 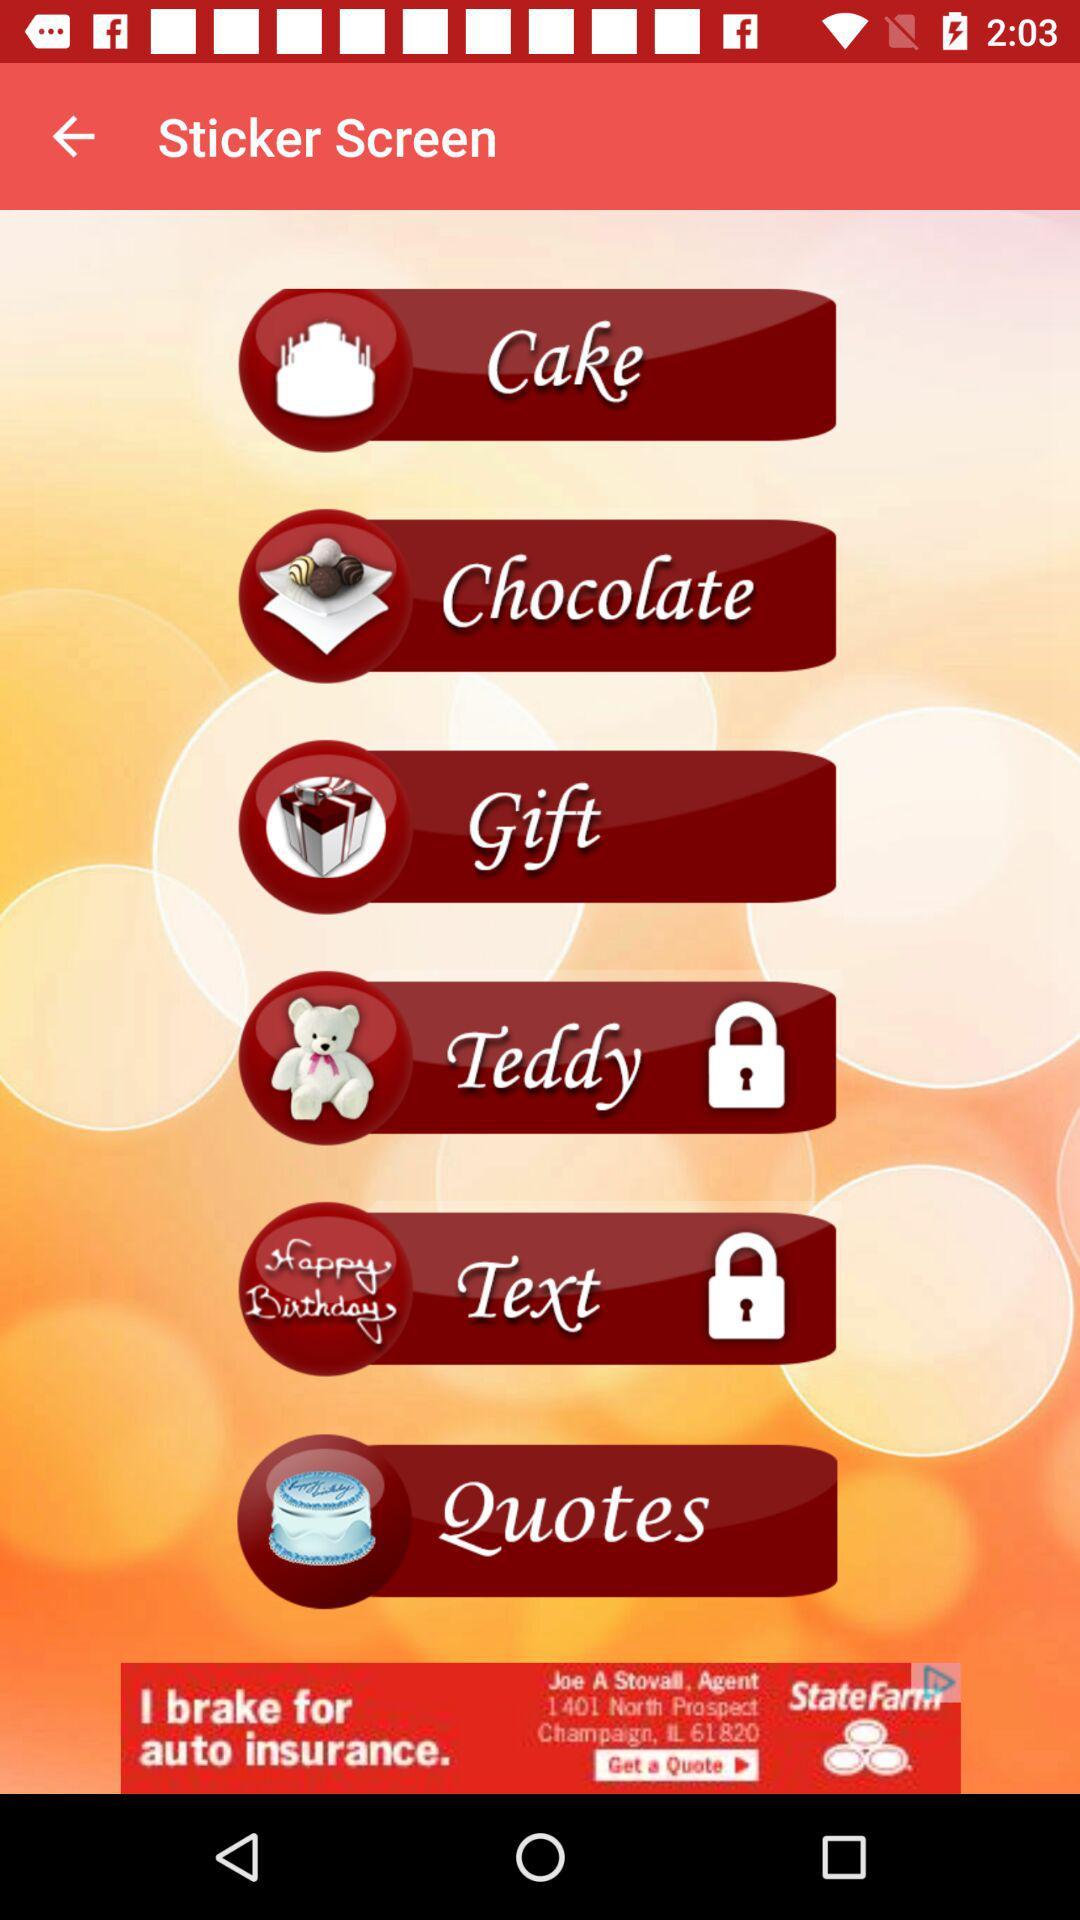 What do you see at coordinates (540, 1058) in the screenshot?
I see `go back` at bounding box center [540, 1058].